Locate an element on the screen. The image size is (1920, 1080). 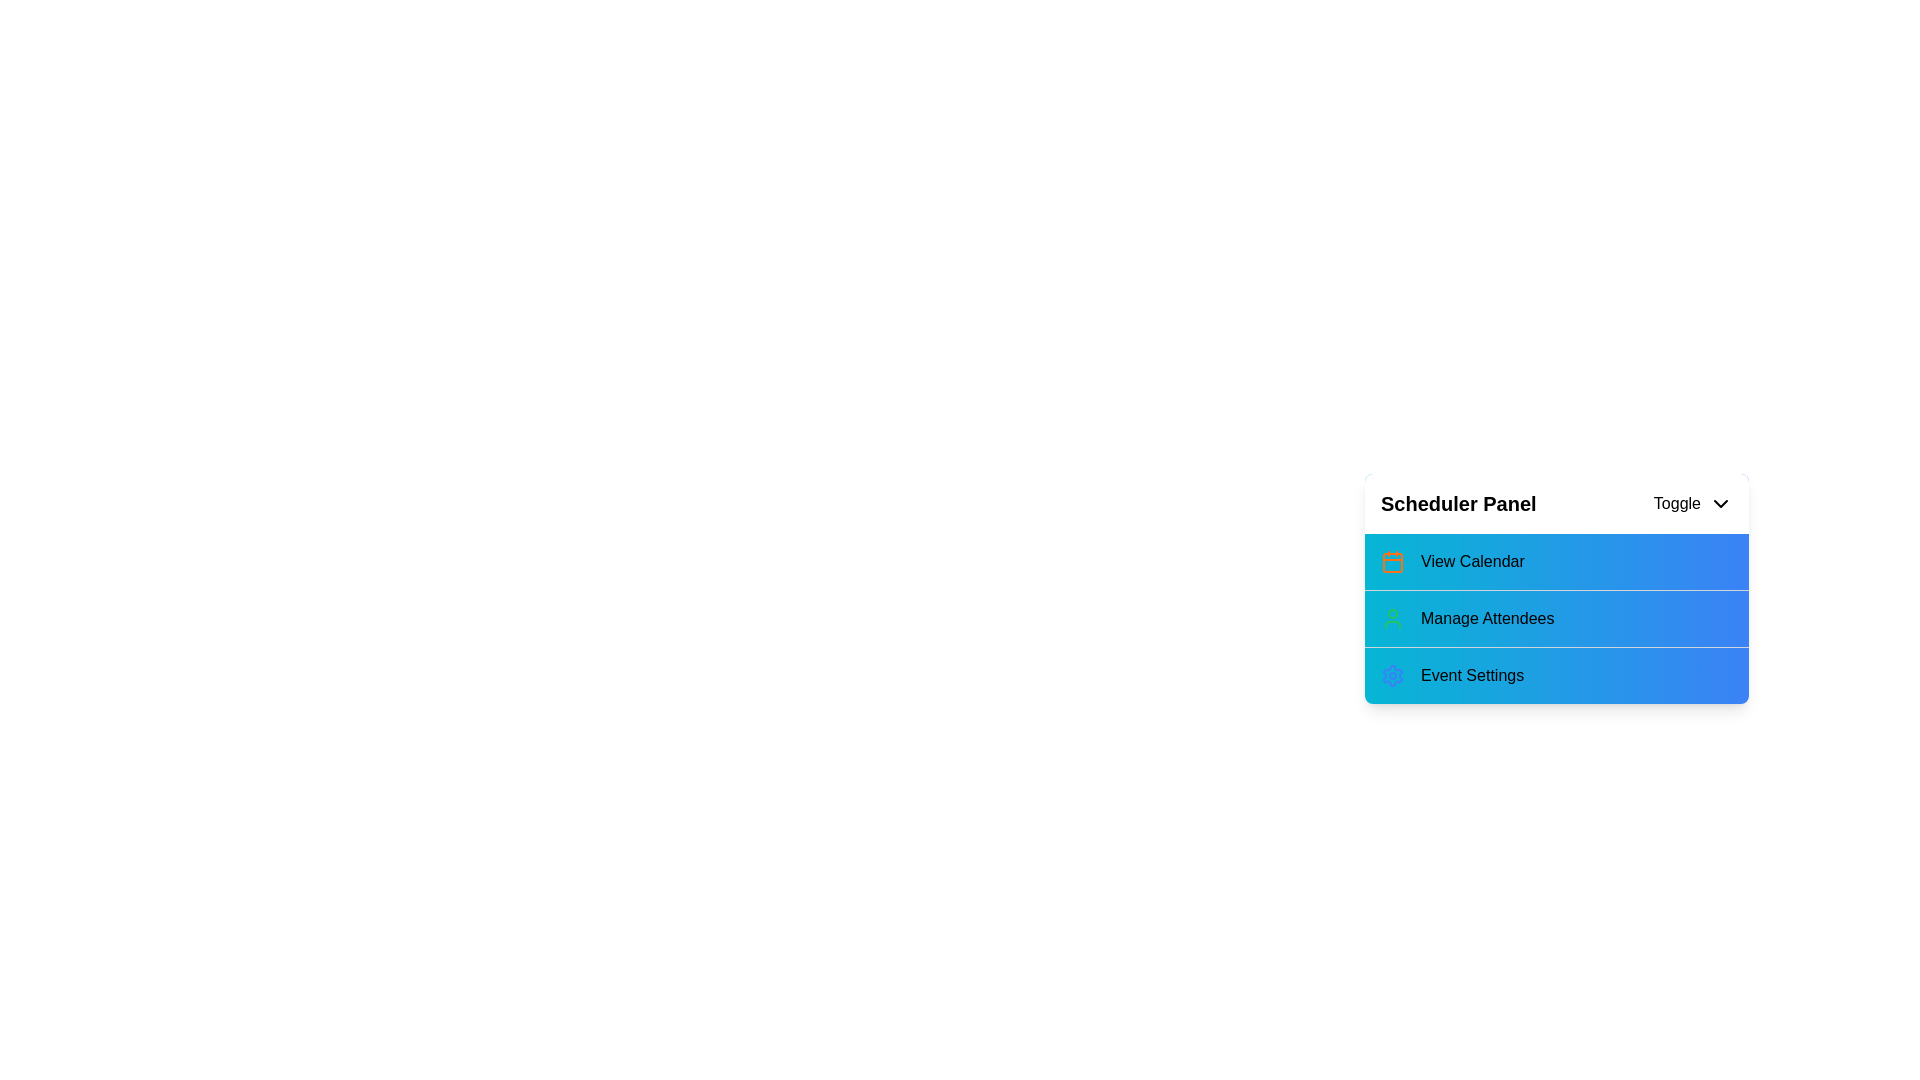
the 'Event Settings' option in the menu is located at coordinates (1555, 675).